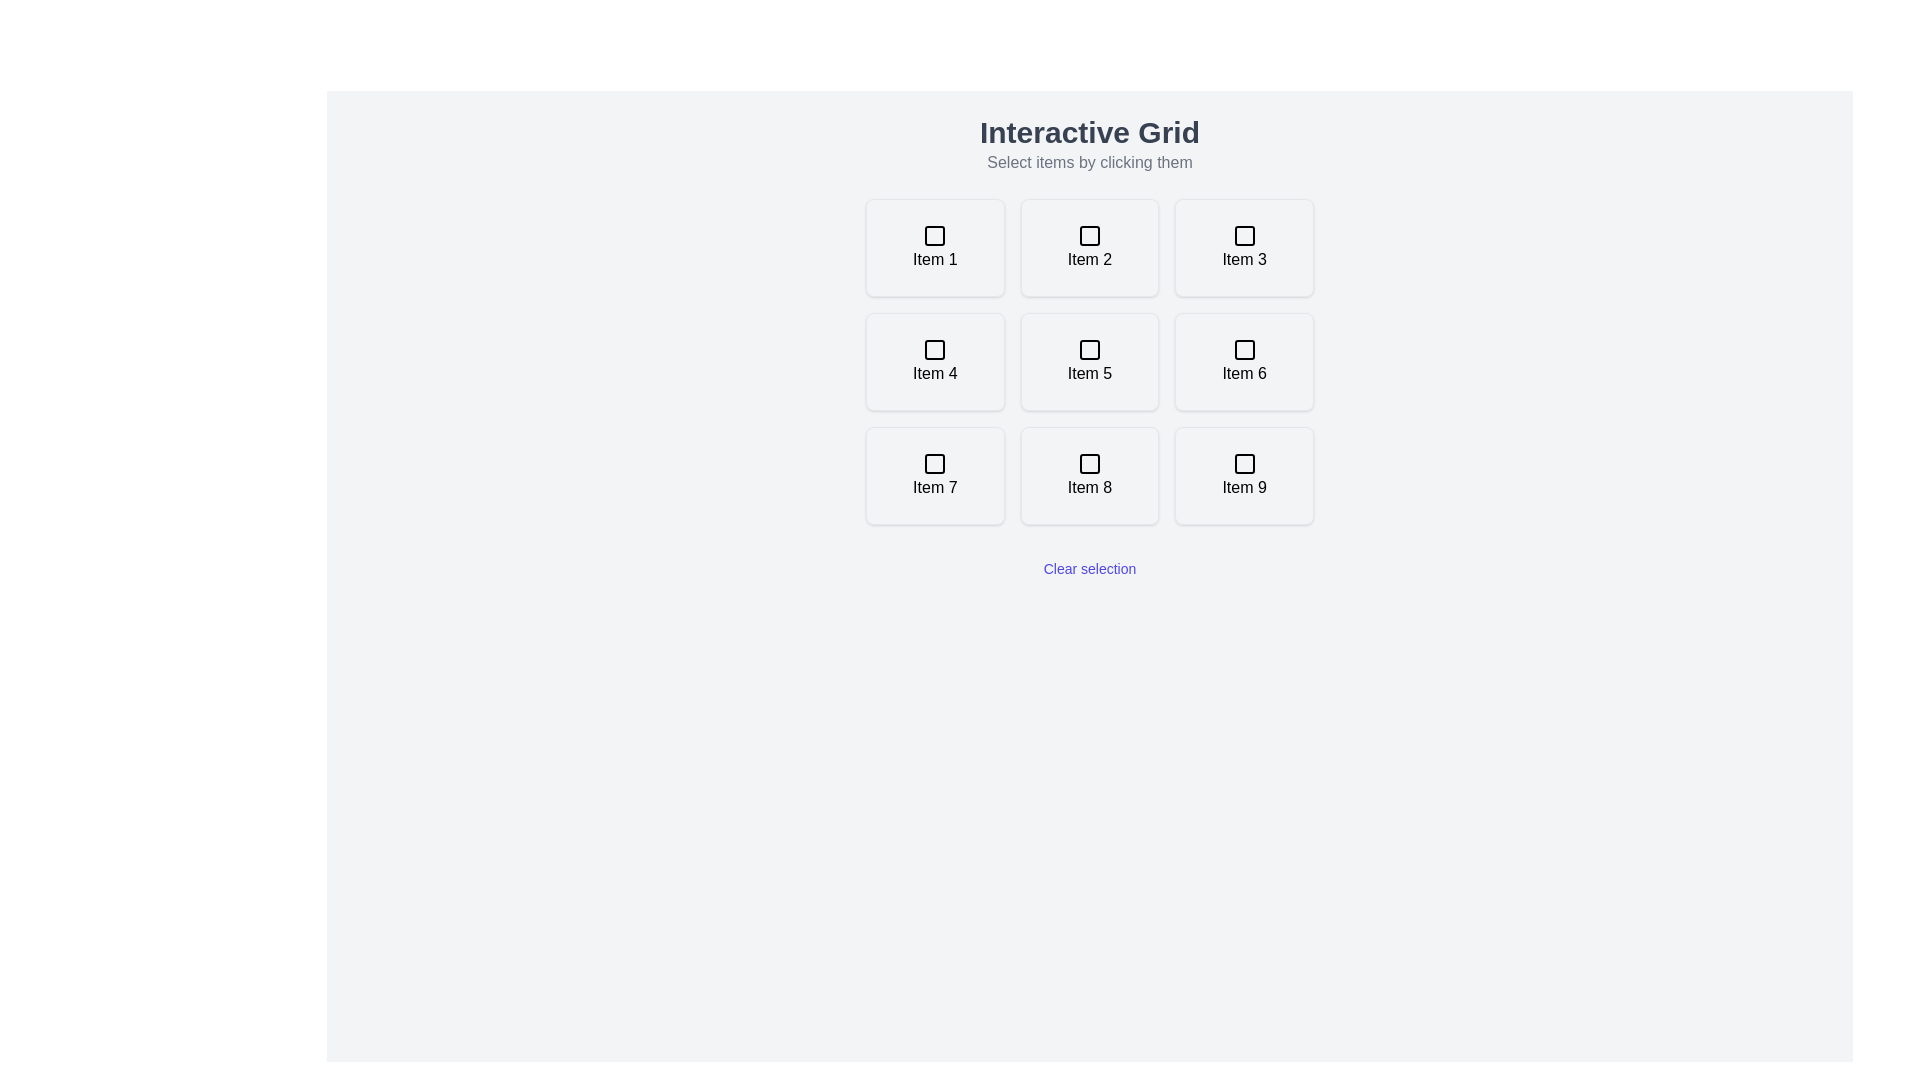  What do you see at coordinates (934, 349) in the screenshot?
I see `the decorative or functional indicator icon located at the center of the 'Item 4' button in the 3x3 grid layout` at bounding box center [934, 349].